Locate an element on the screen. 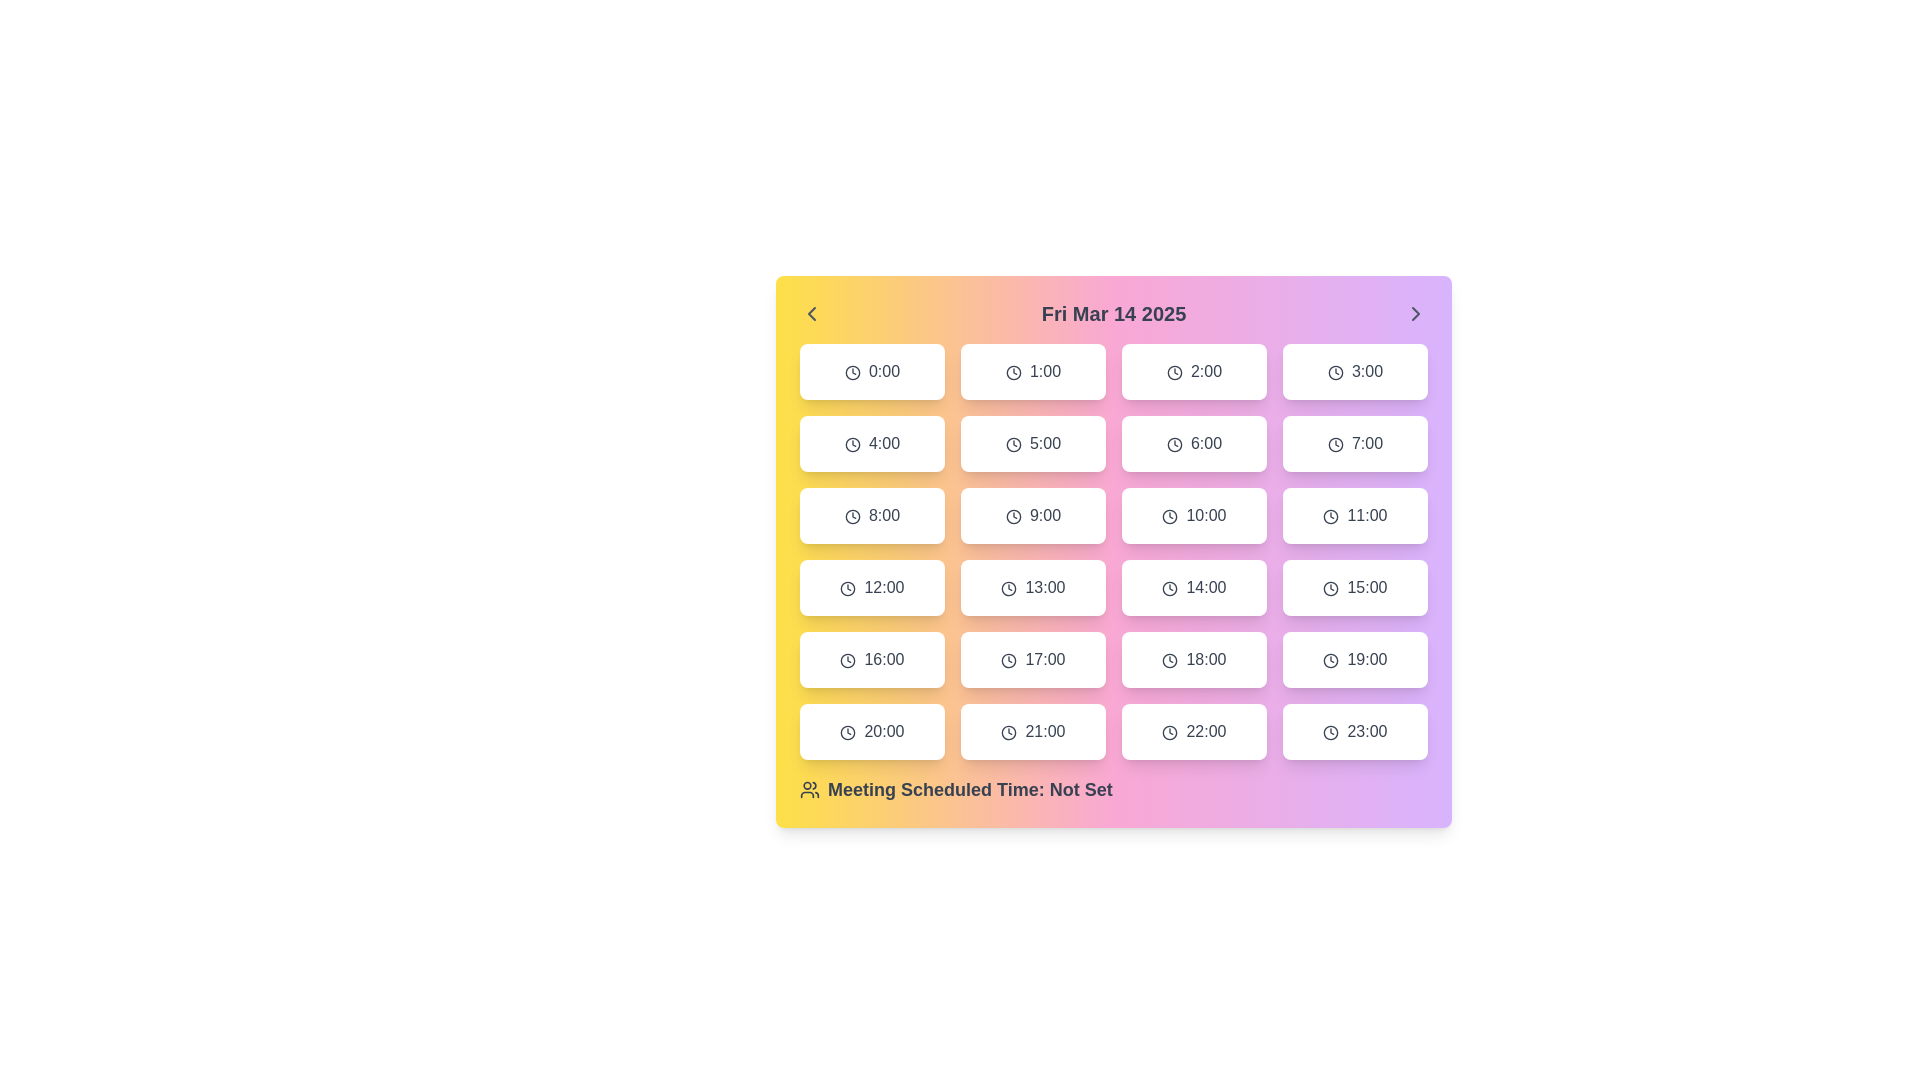  the text label indicating the selected date, which is positioned at the top of the panel and flanked by navigational arrows is located at coordinates (1112, 313).